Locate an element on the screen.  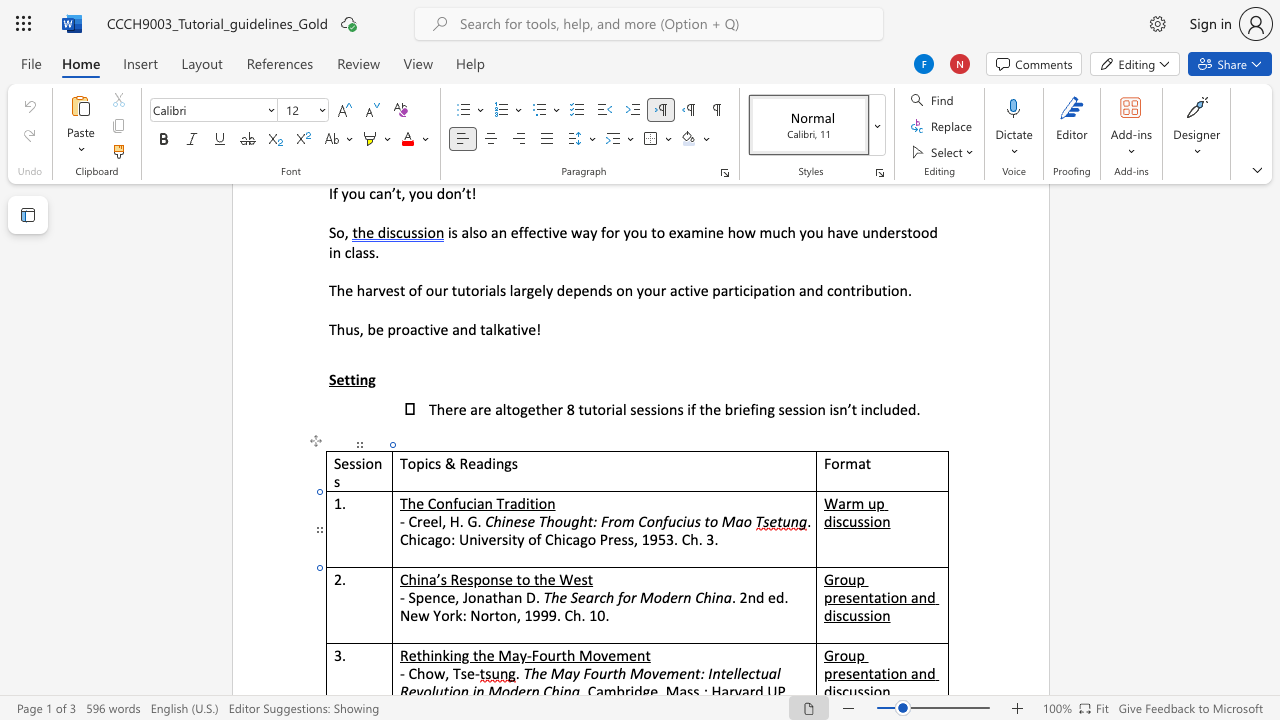
the 1th character "g" in the text is located at coordinates (437, 538).